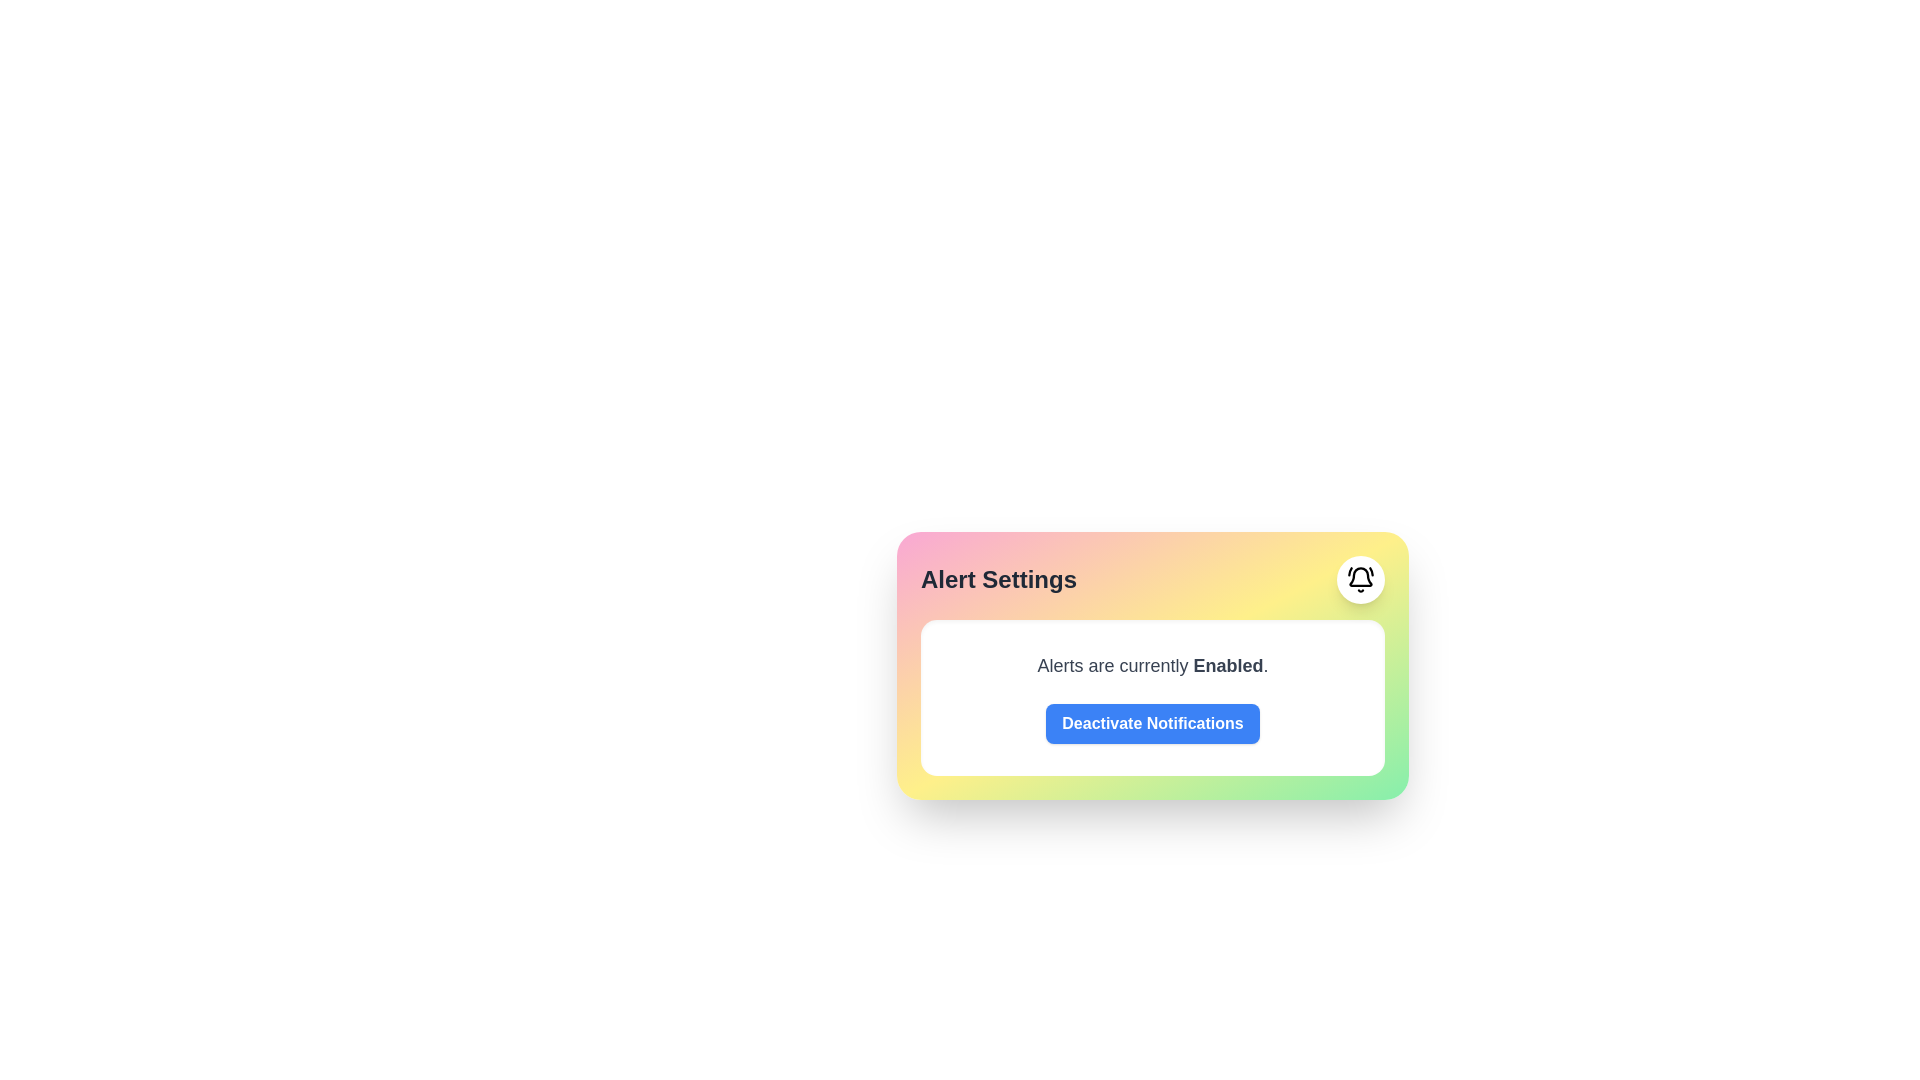 This screenshot has height=1080, width=1920. Describe the element at coordinates (1360, 579) in the screenshot. I see `the toggle button in the header to change the alert state` at that location.